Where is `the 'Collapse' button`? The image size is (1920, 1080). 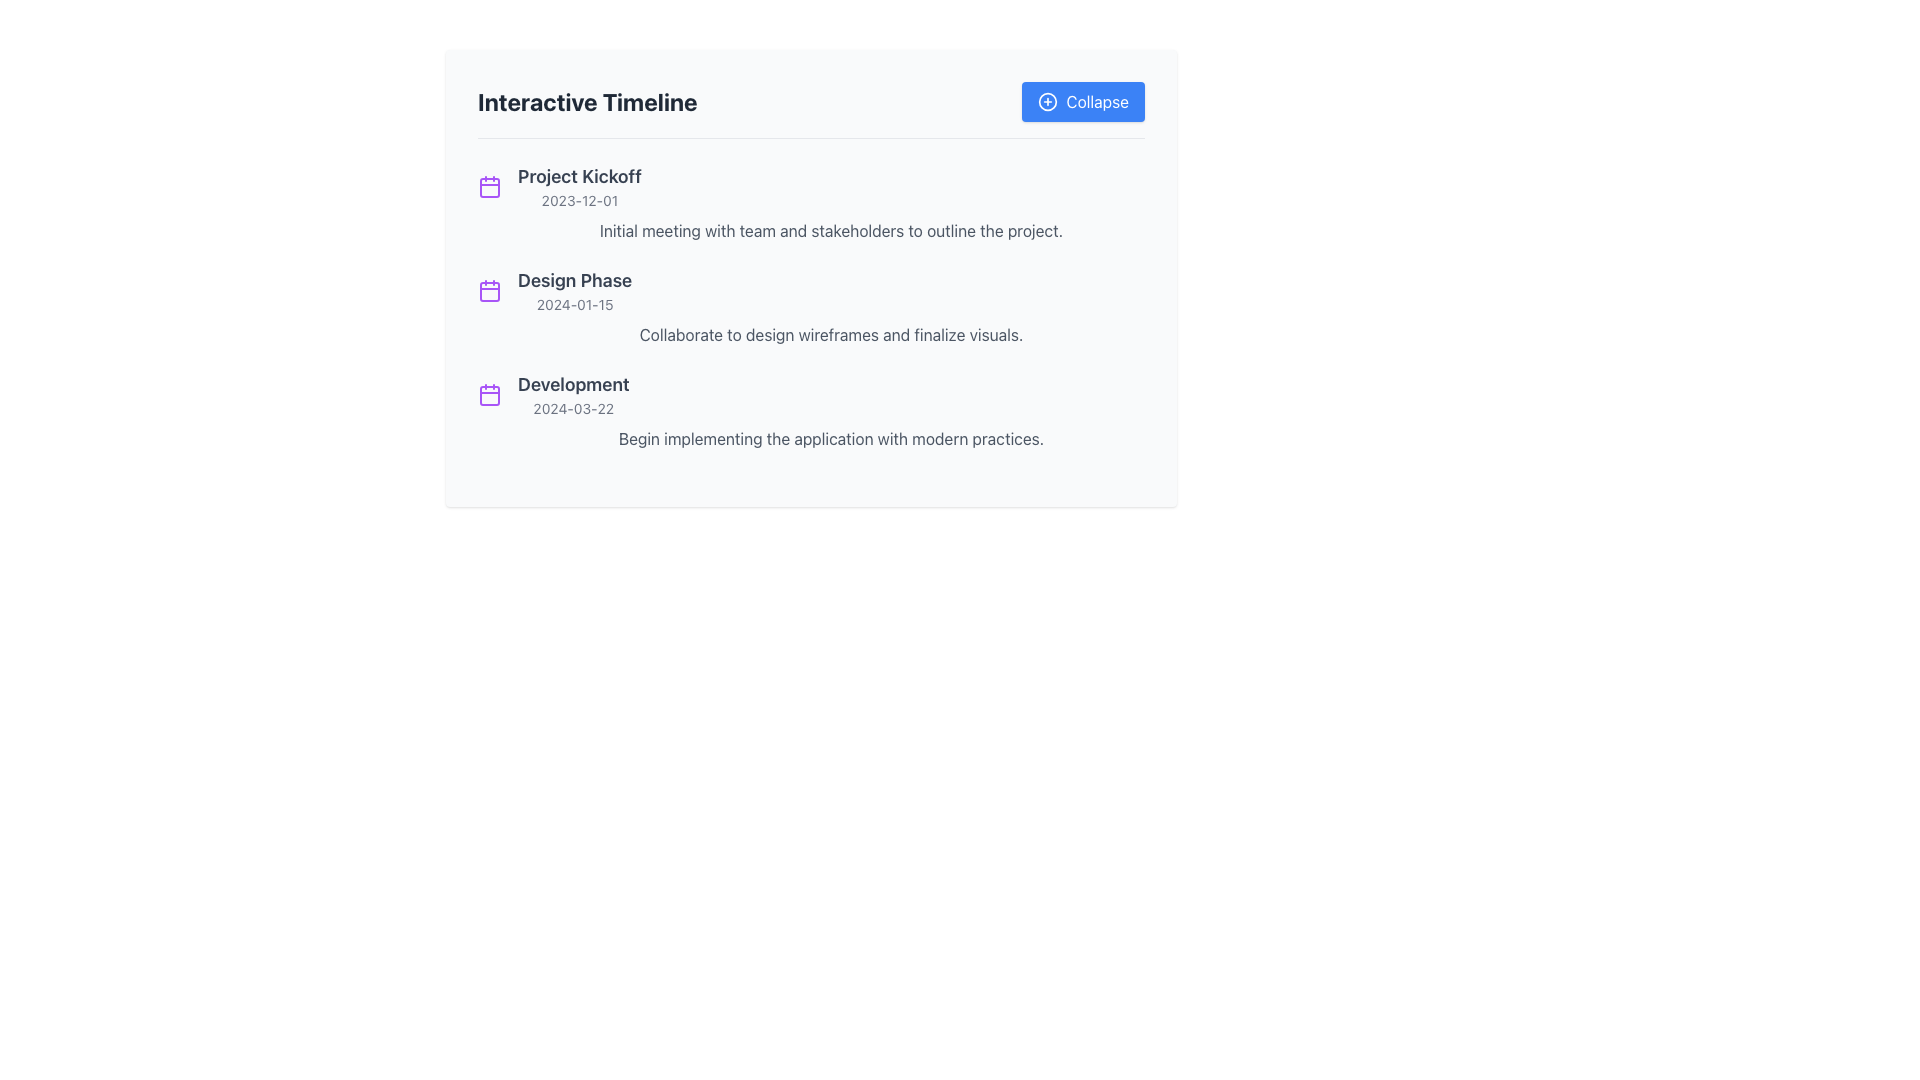 the 'Collapse' button is located at coordinates (1082, 101).